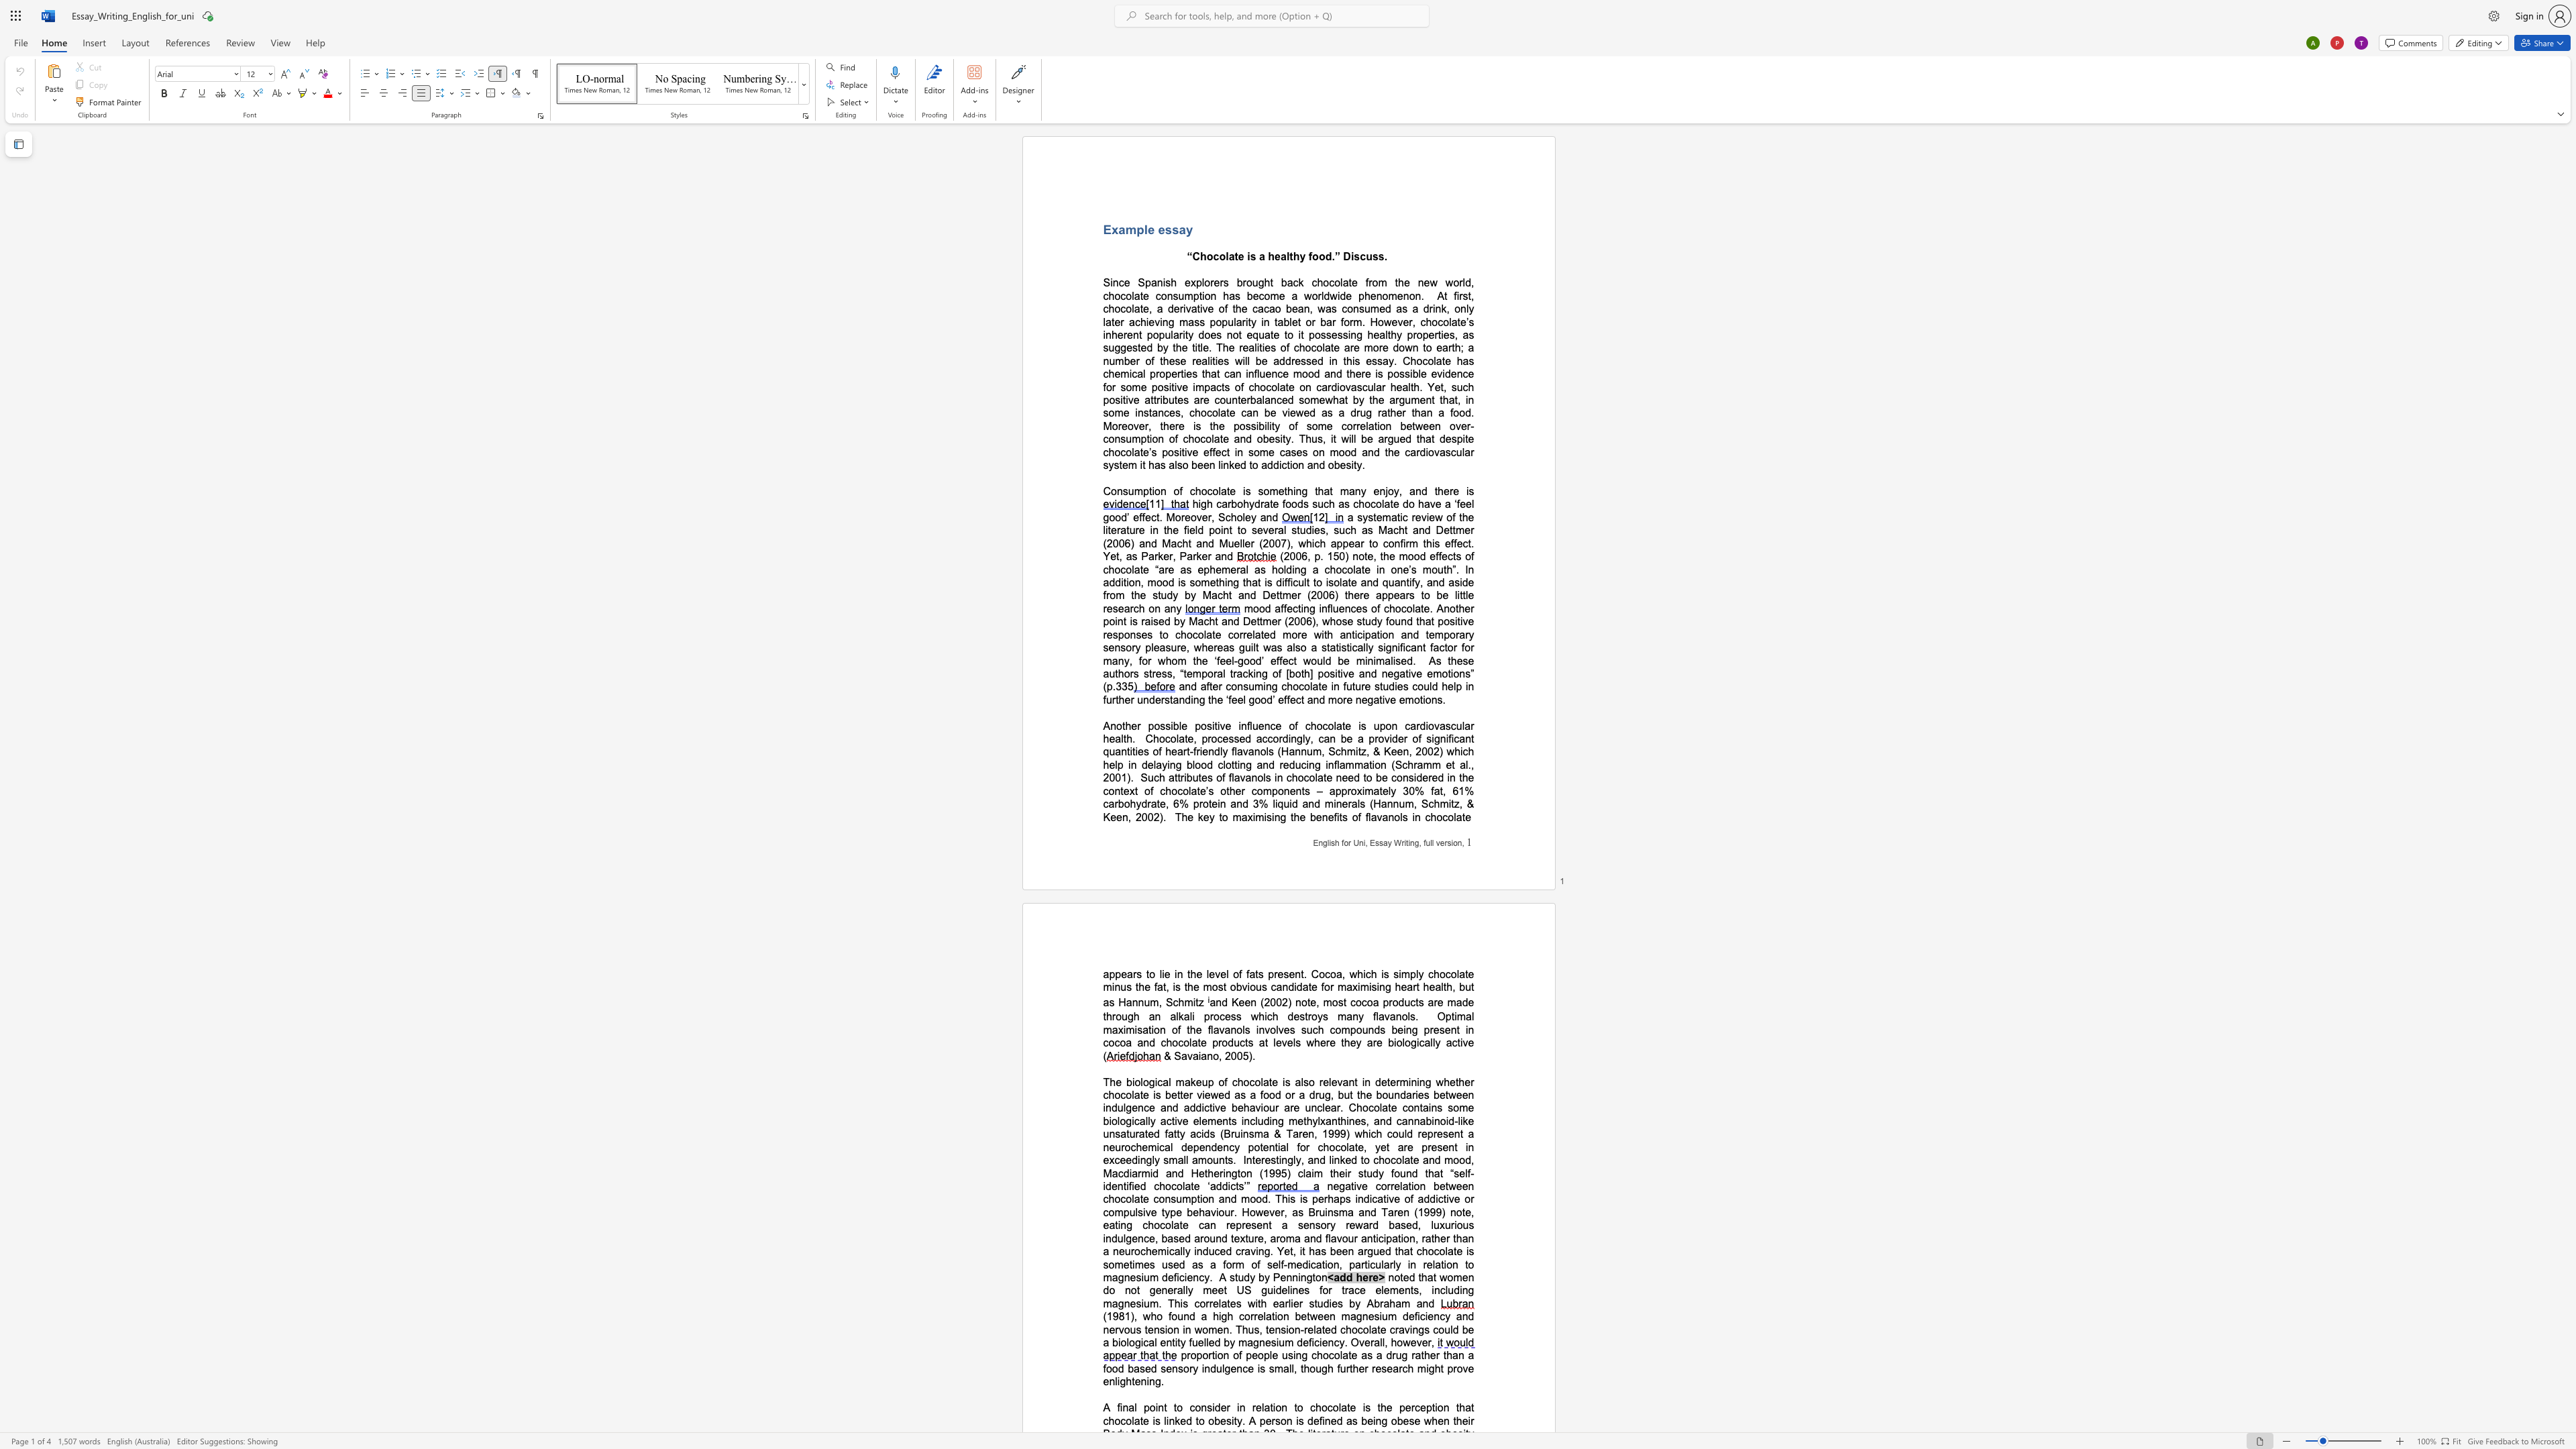 This screenshot has height=1449, width=2576. I want to click on the space between the continuous character "t" and "a" in the text, so click(1172, 698).